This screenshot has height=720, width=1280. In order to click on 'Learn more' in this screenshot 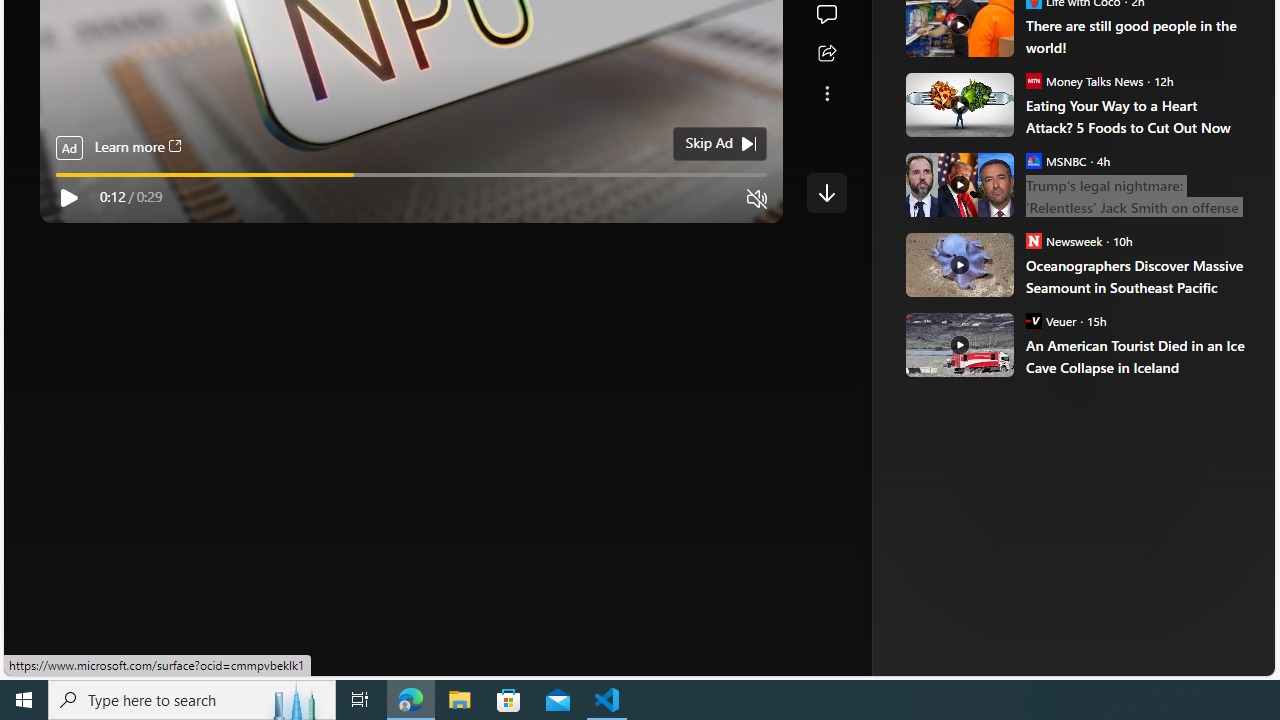, I will do `click(136, 147)`.